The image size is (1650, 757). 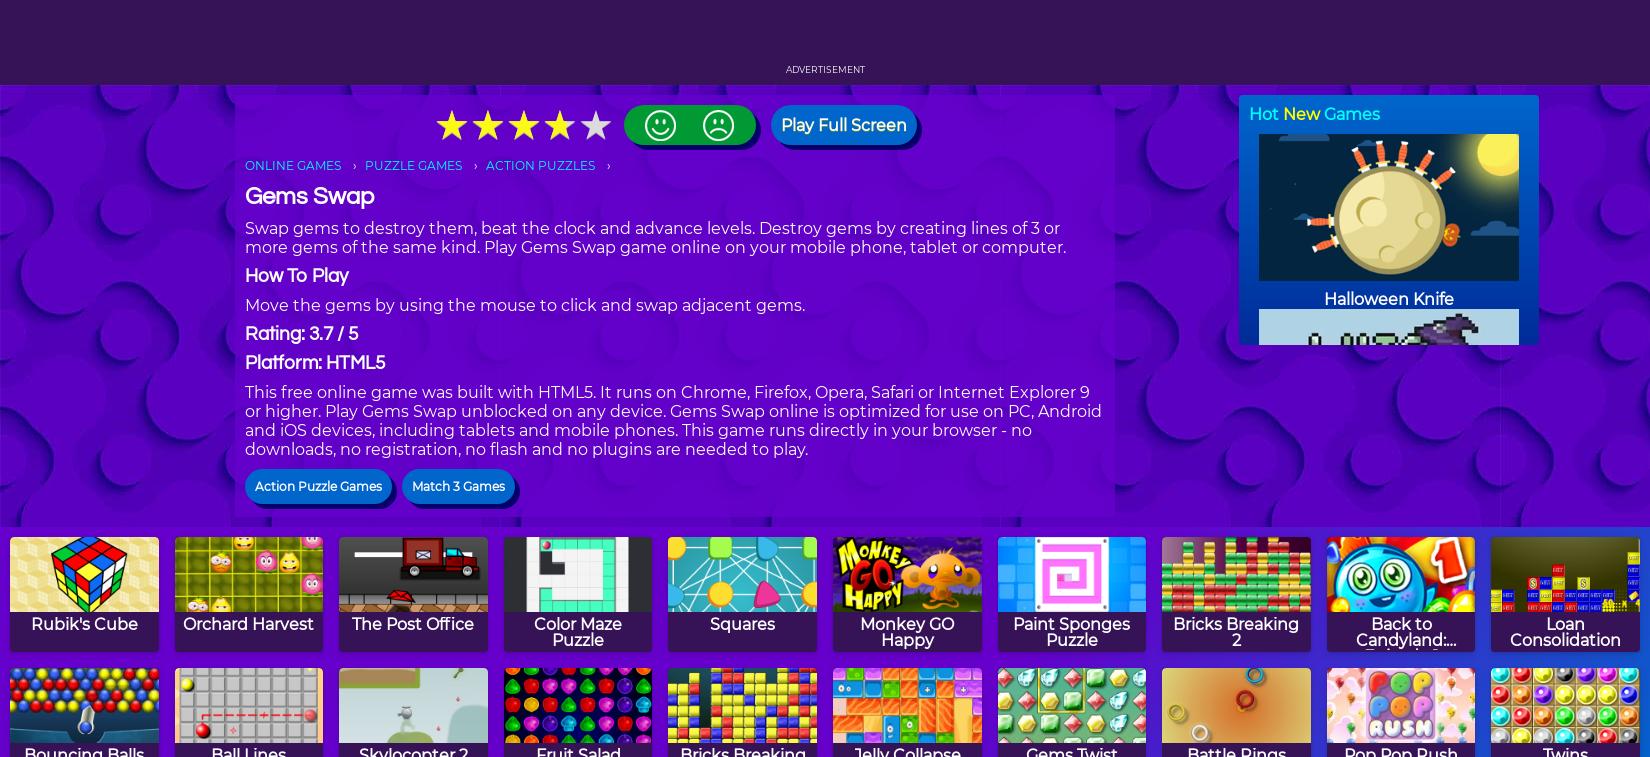 I want to click on 'Back to Candyland: Episode 1', so click(x=1400, y=639).